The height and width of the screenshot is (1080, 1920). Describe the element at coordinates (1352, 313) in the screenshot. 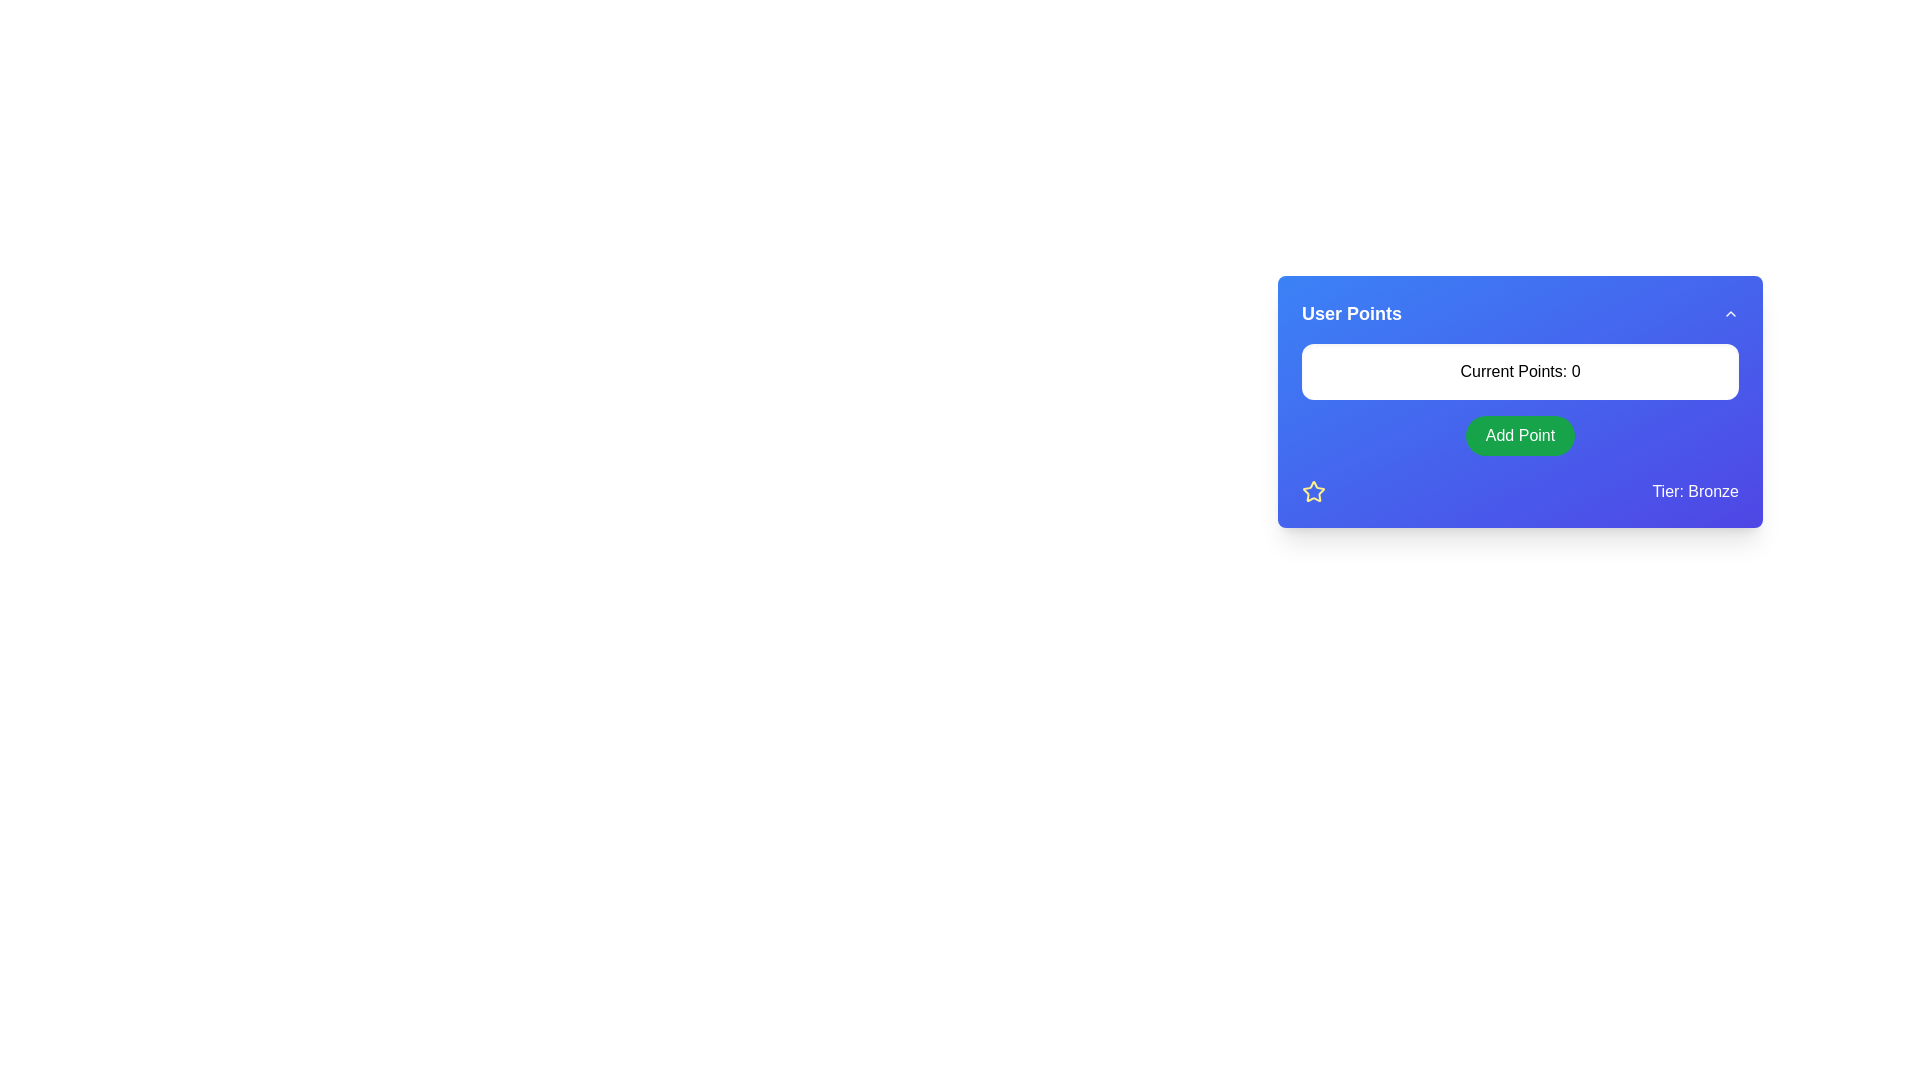

I see `the 'User Points' text label, which is displayed in bold white font on a blue background and serves as a heading for the section below` at that location.